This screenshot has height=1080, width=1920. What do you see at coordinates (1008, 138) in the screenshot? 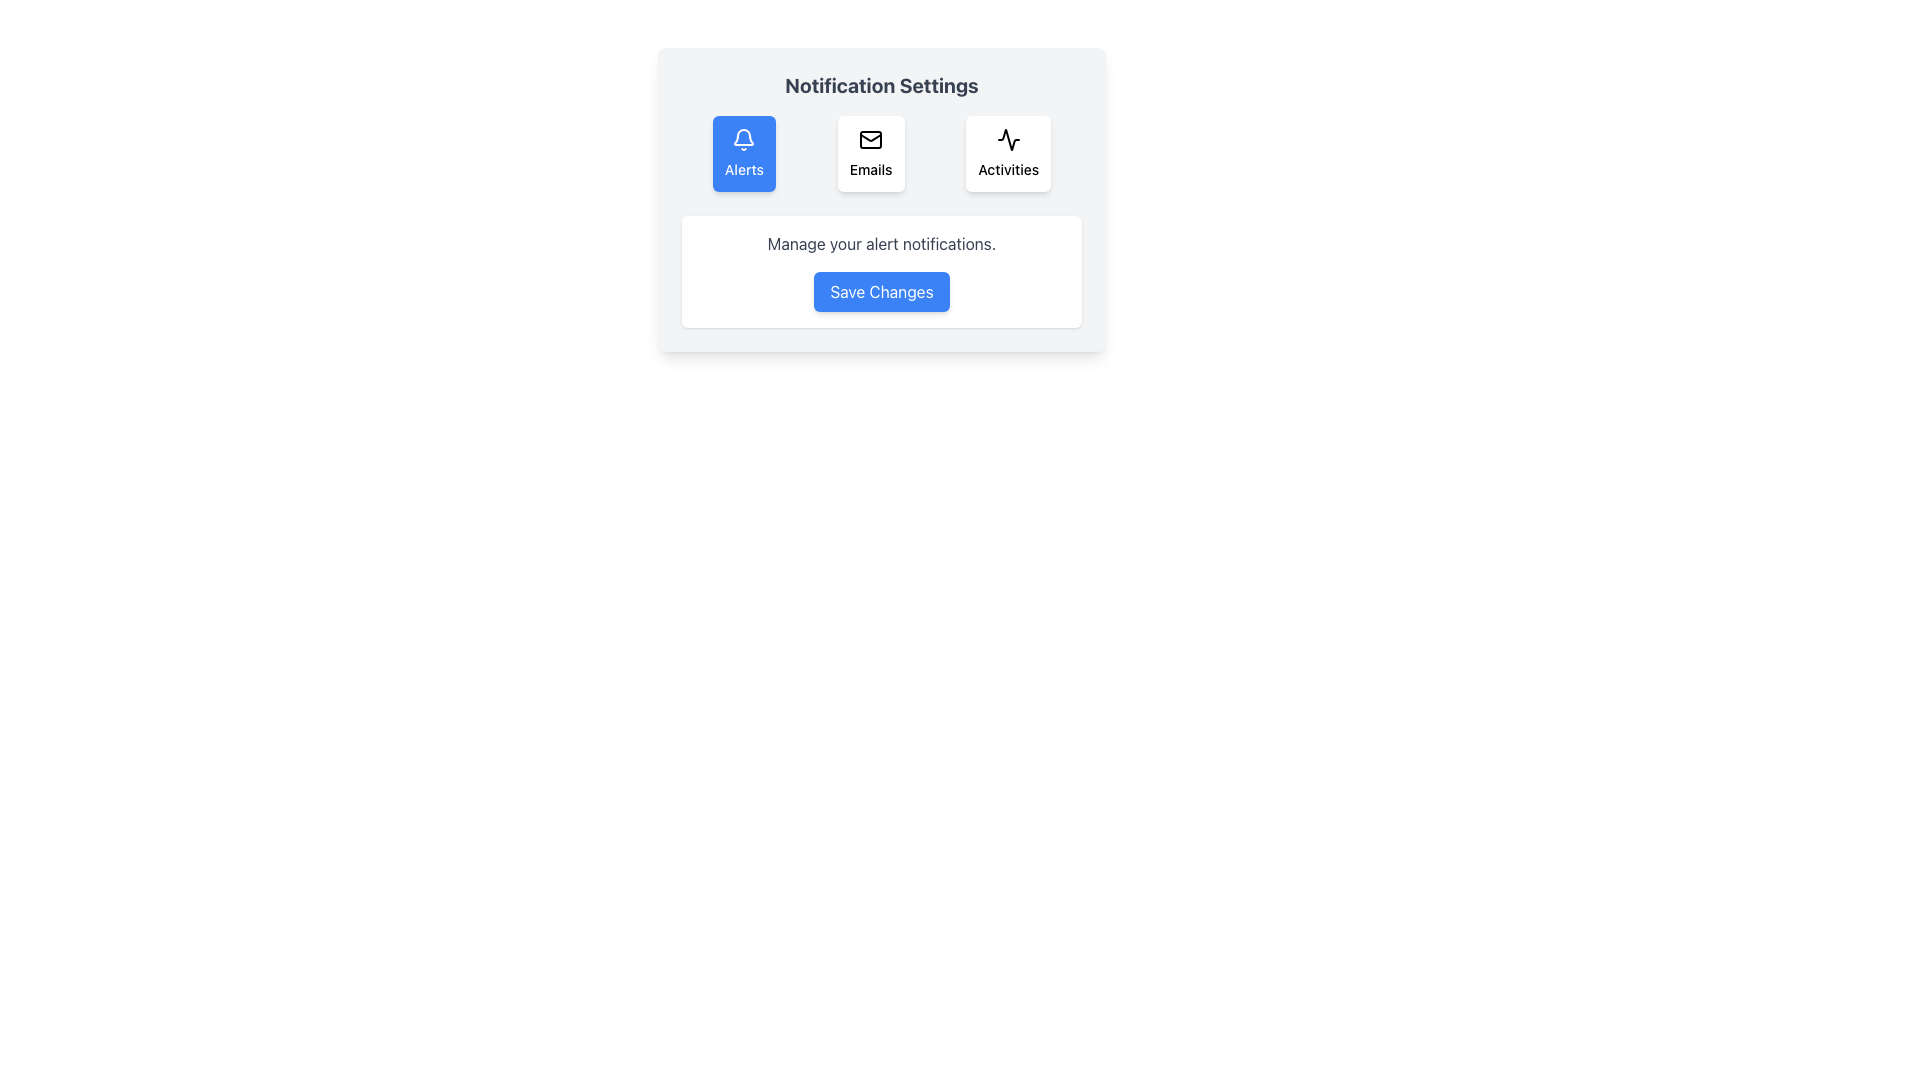
I see `the small graphical icon resembling an activity graph line with peaks, located within a white square background under the 'Notification Settings' section, specifically the third option labeled 'Activities'` at bounding box center [1008, 138].